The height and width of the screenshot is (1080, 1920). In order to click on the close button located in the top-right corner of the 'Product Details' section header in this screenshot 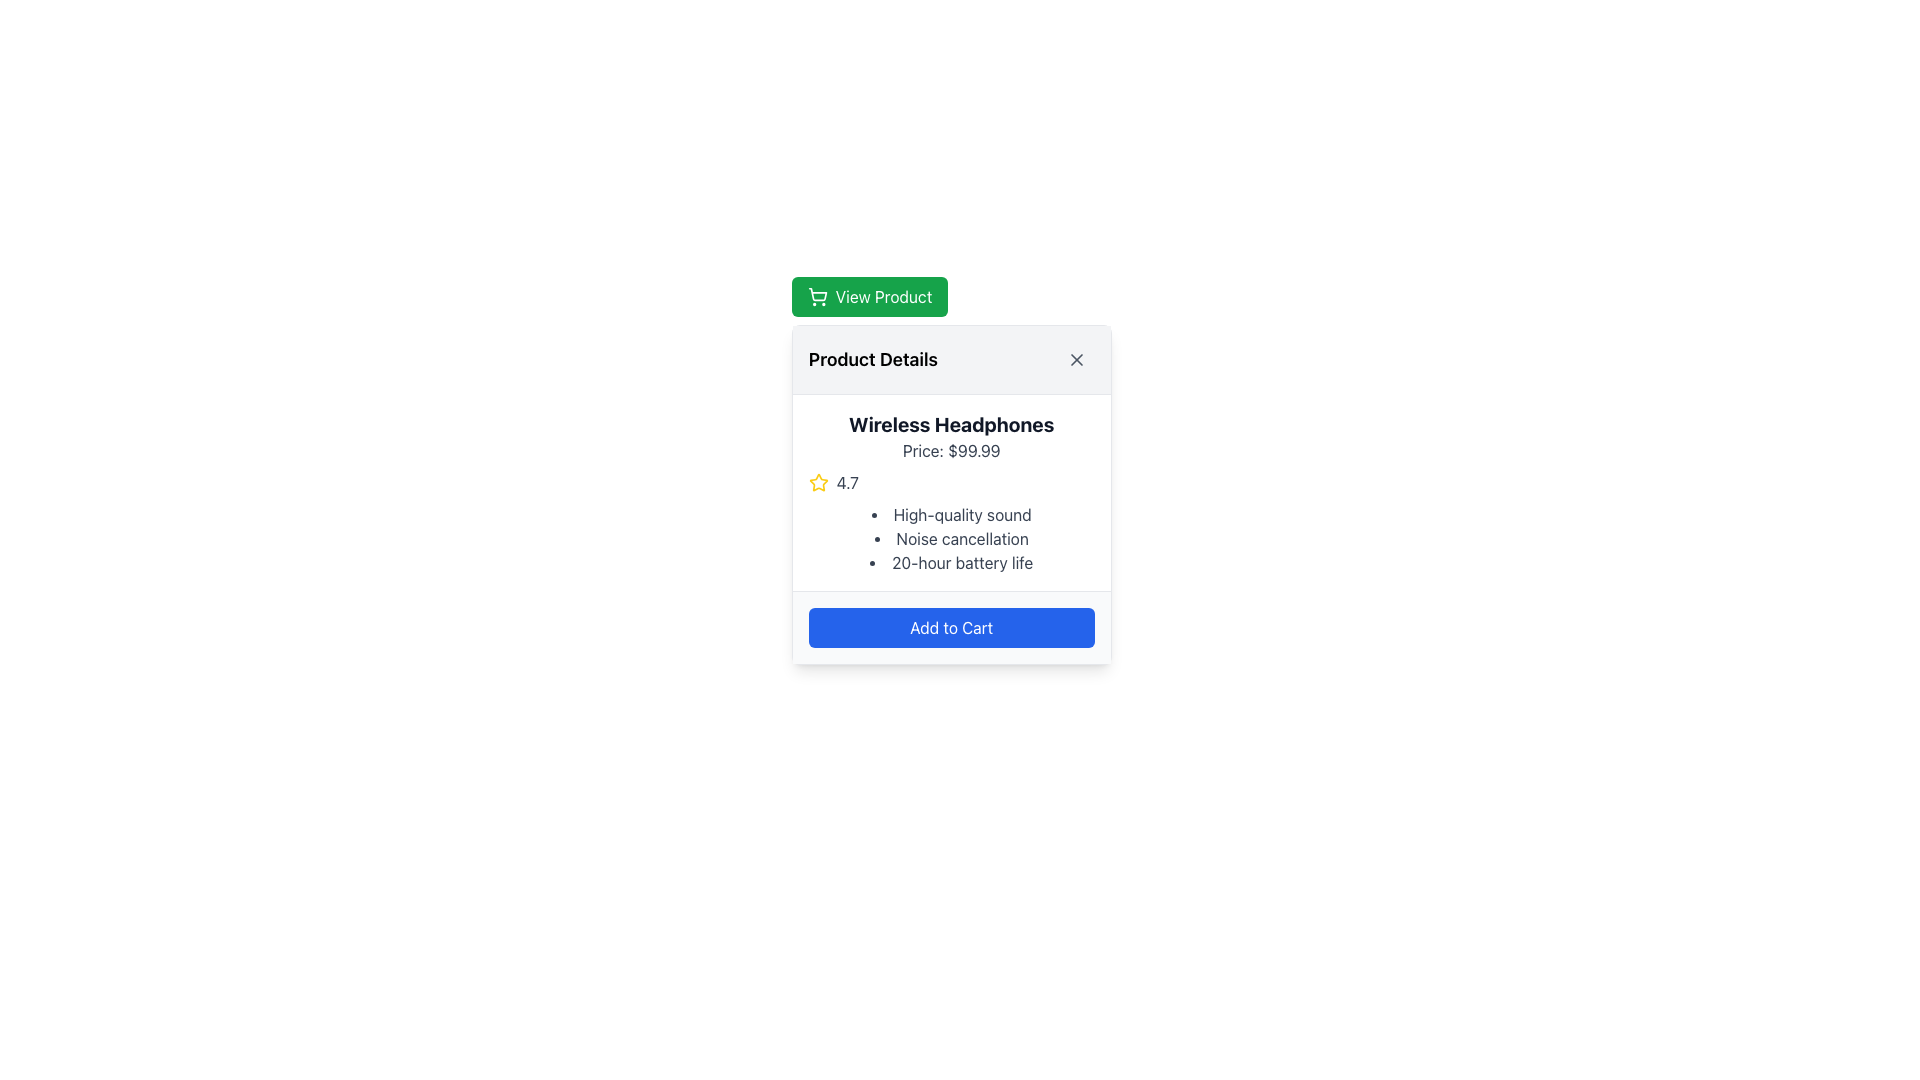, I will do `click(1075, 358)`.